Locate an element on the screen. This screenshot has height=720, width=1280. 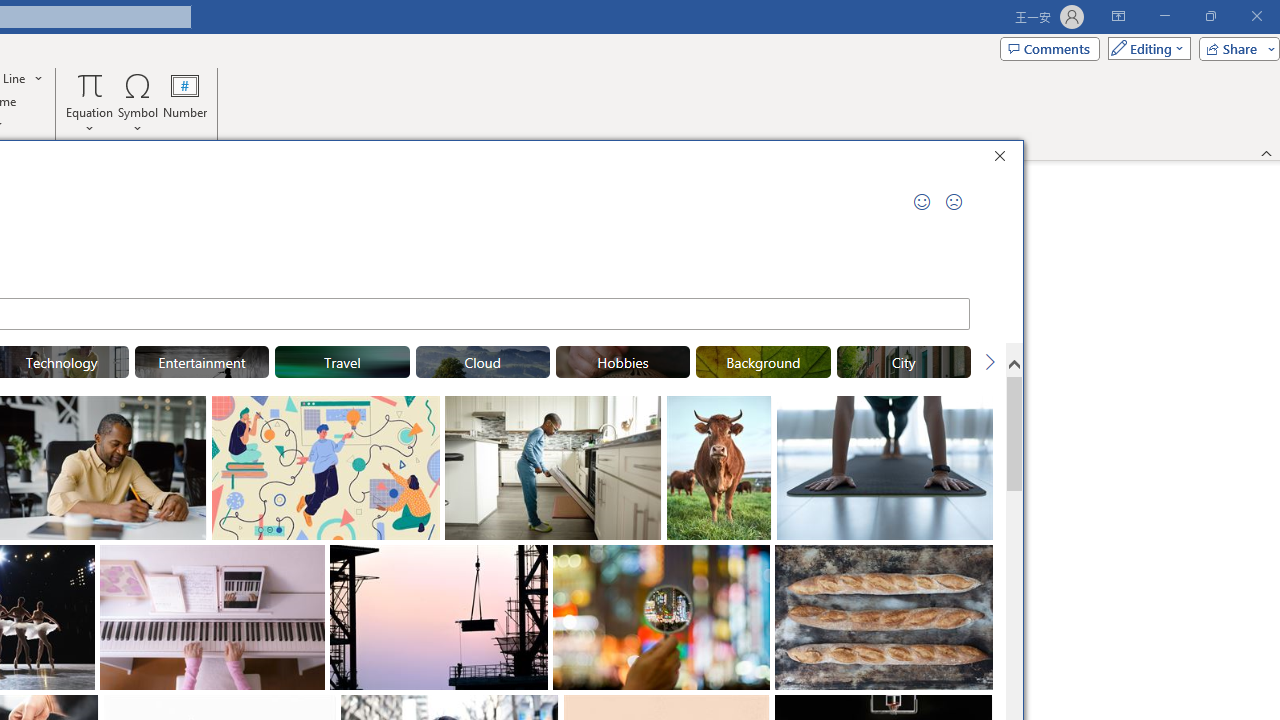
'Comments' is located at coordinates (1048, 47).